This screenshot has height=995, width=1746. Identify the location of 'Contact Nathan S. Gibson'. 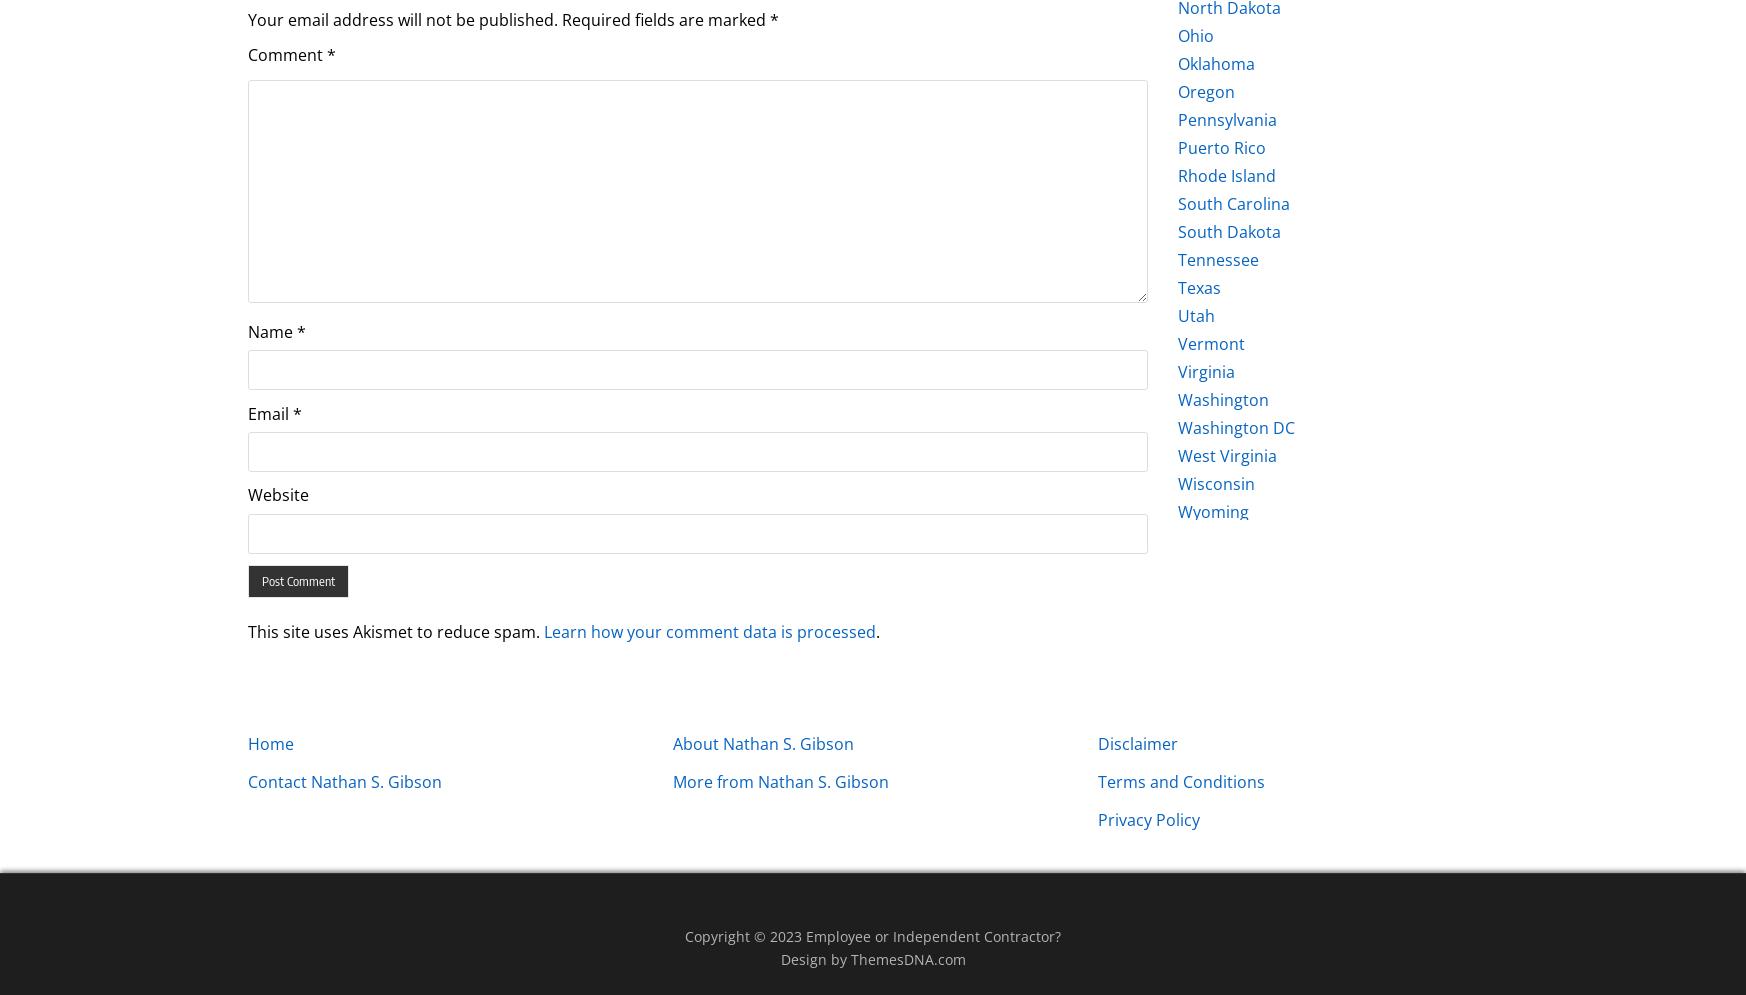
(345, 780).